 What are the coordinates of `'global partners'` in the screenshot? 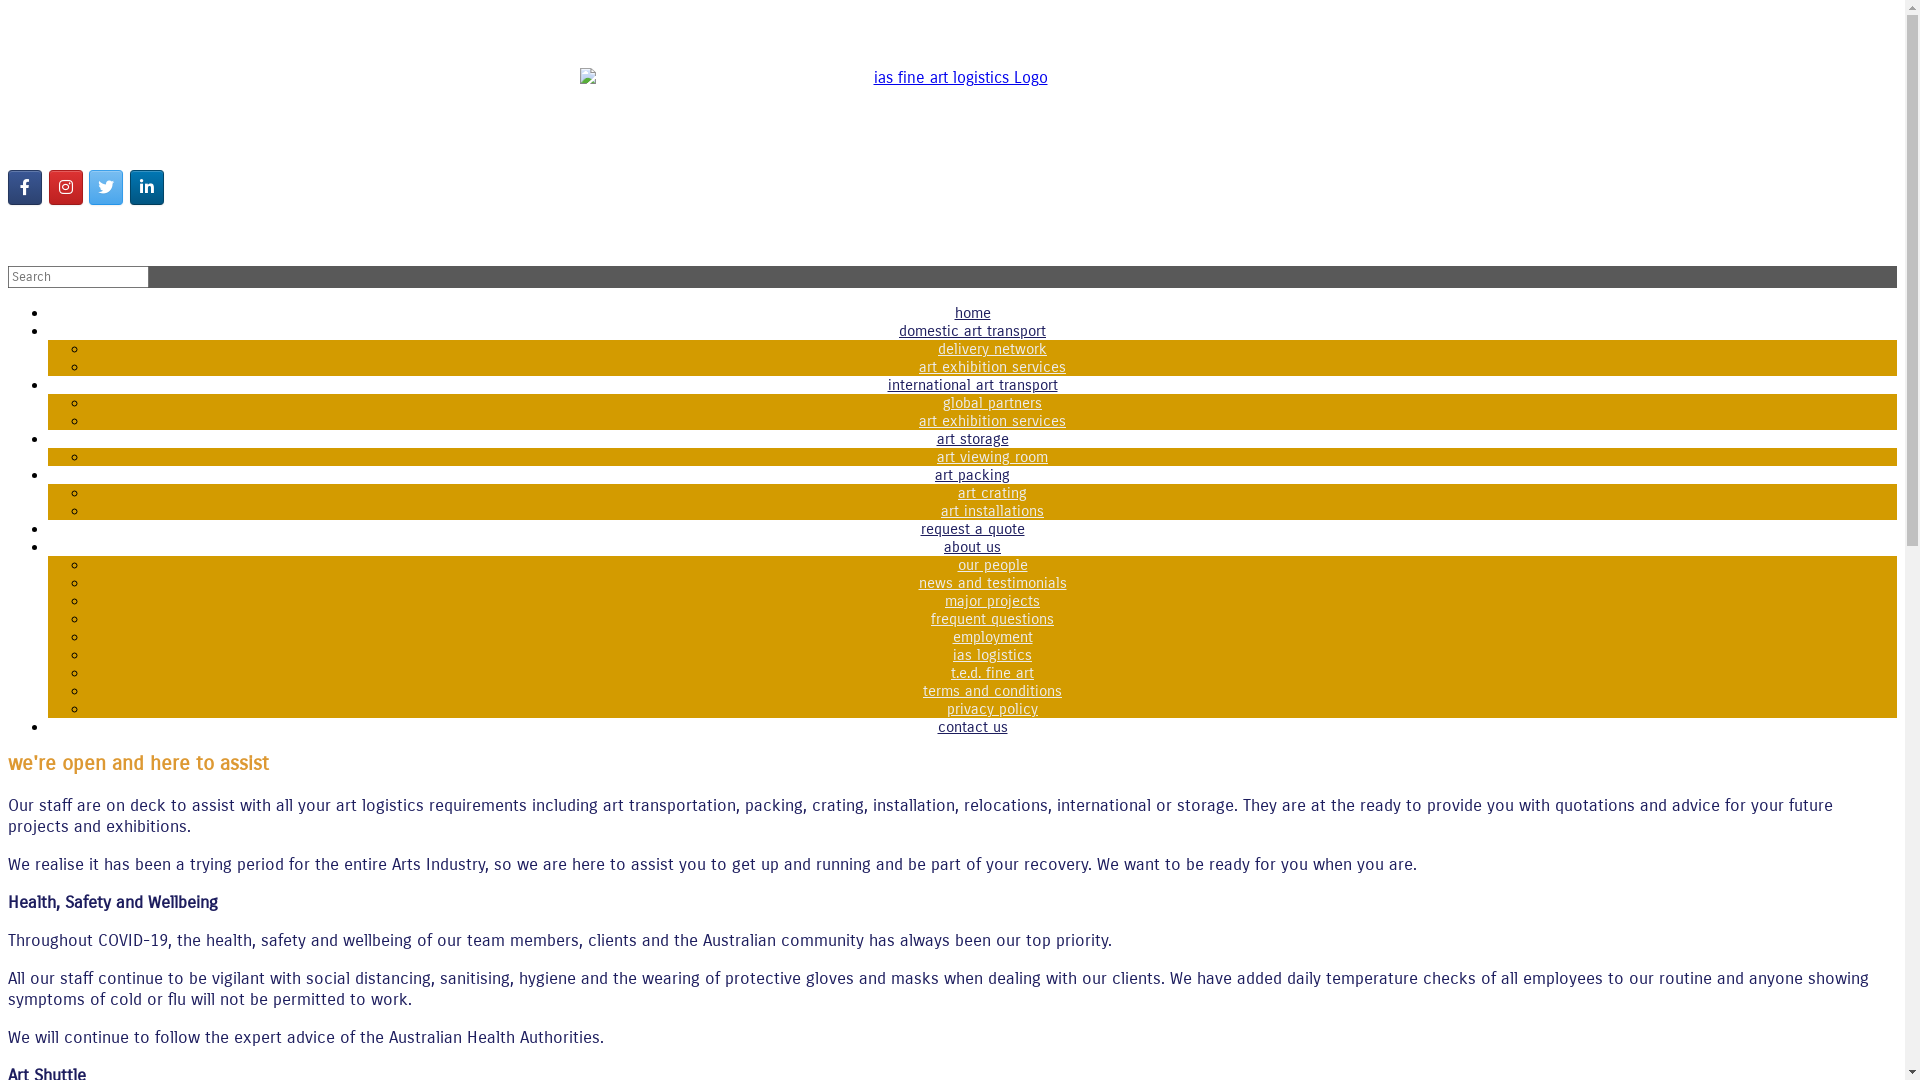 It's located at (992, 402).